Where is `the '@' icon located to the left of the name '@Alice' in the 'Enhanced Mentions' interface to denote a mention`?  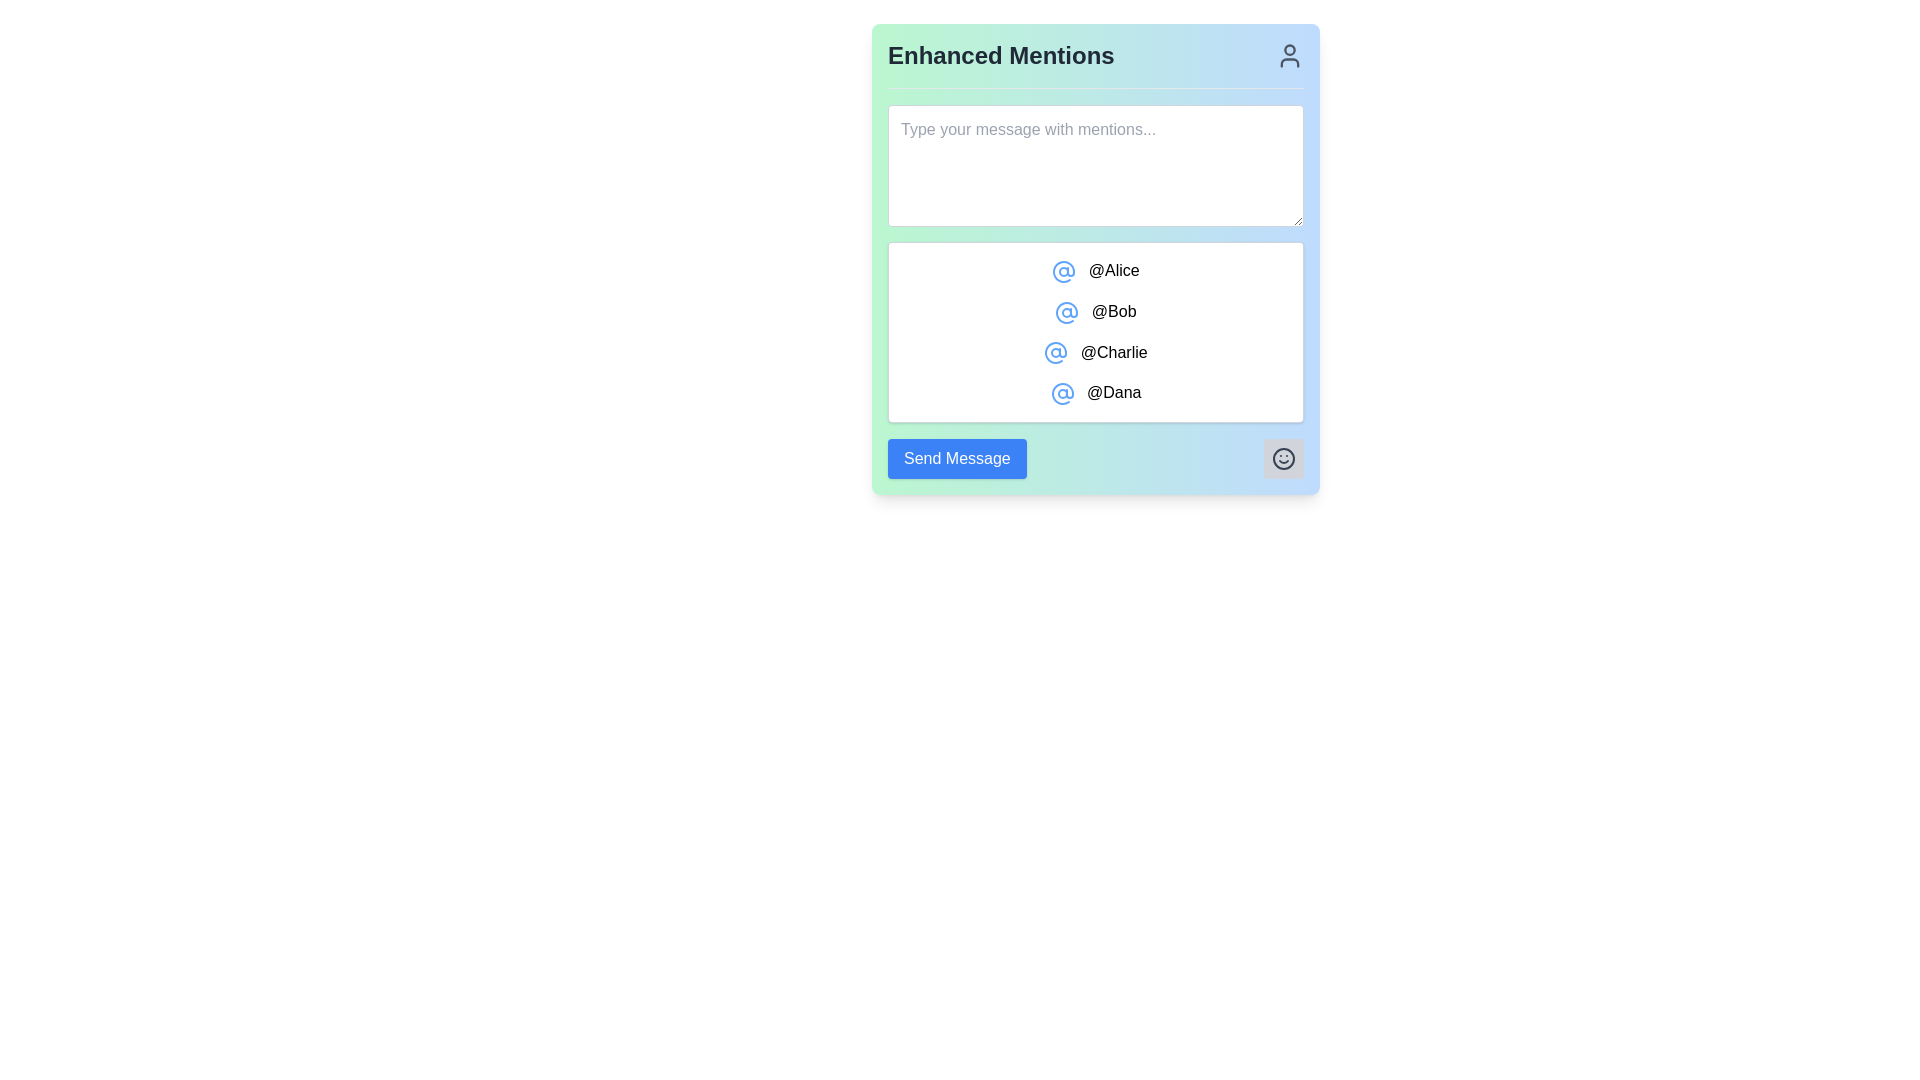
the '@' icon located to the left of the name '@Alice' in the 'Enhanced Mentions' interface to denote a mention is located at coordinates (1063, 271).